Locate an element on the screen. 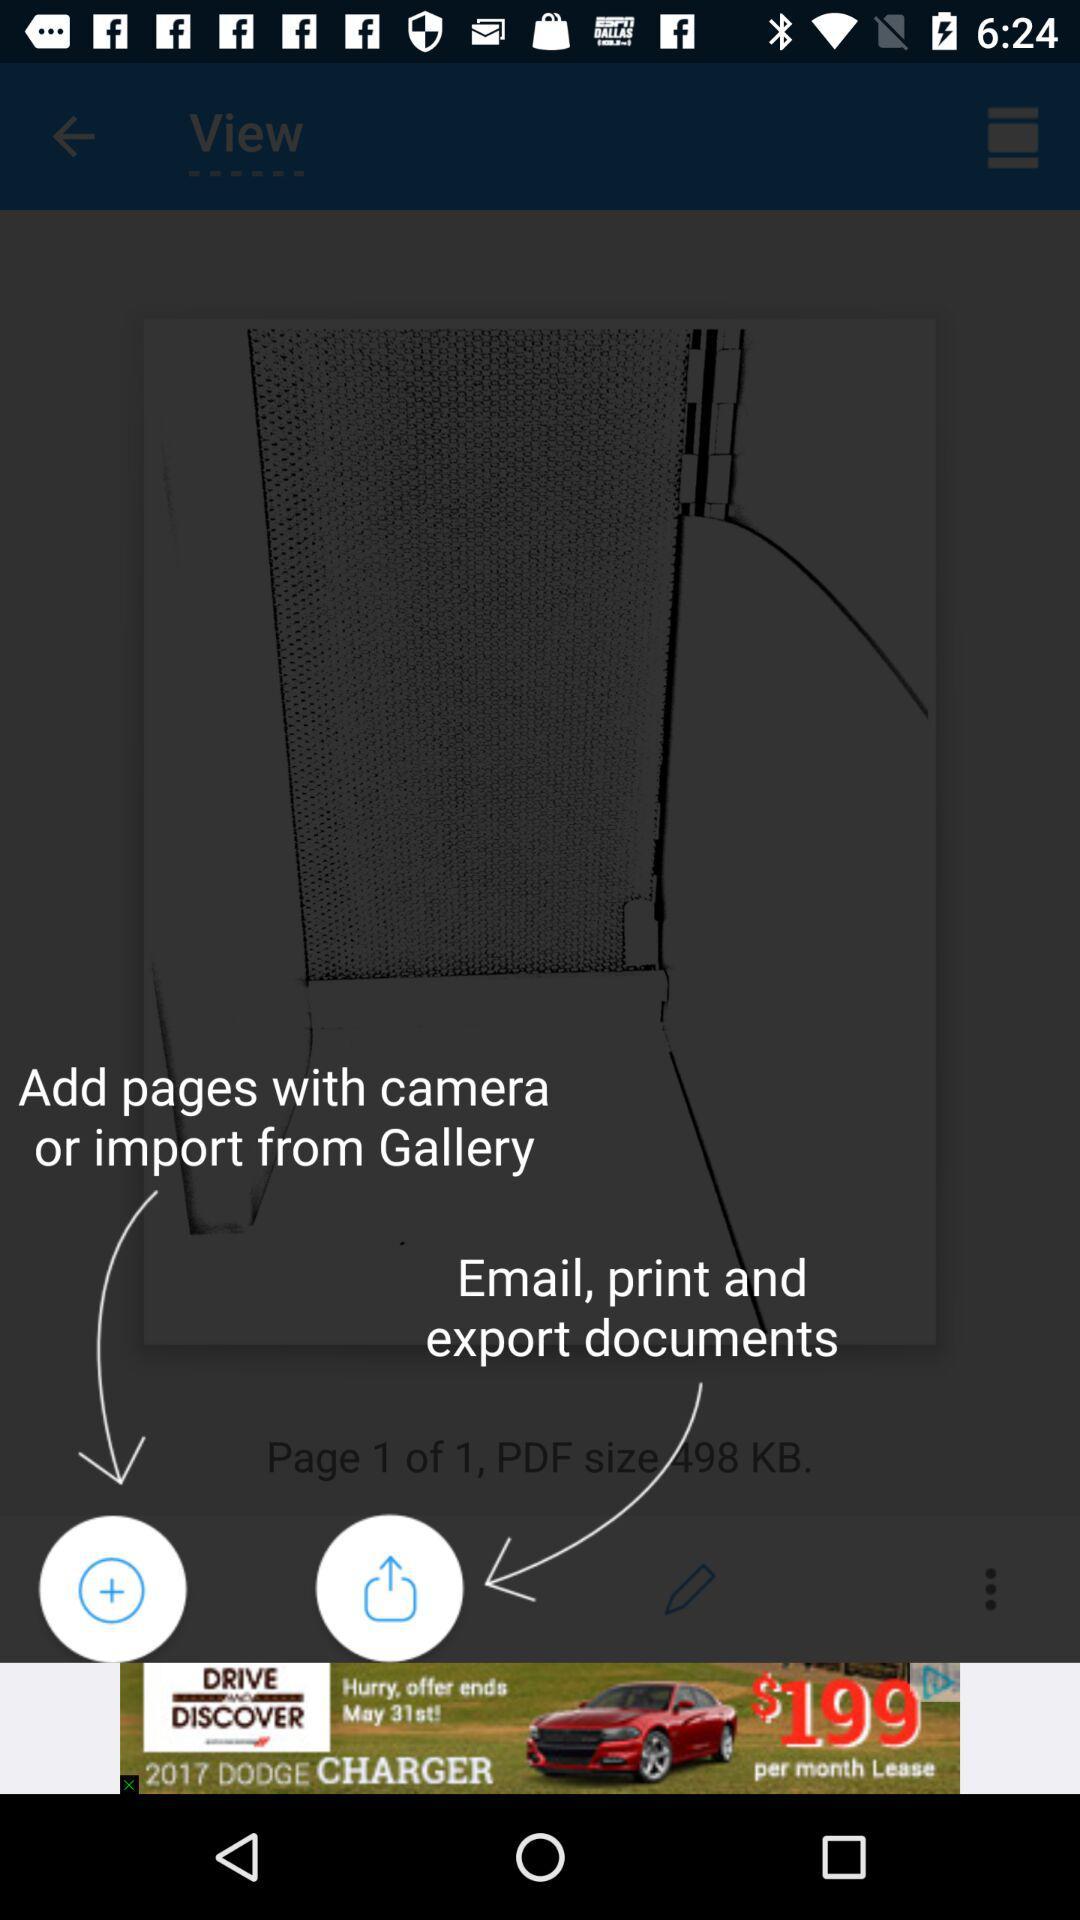 The image size is (1080, 1920). the add icon is located at coordinates (88, 1588).